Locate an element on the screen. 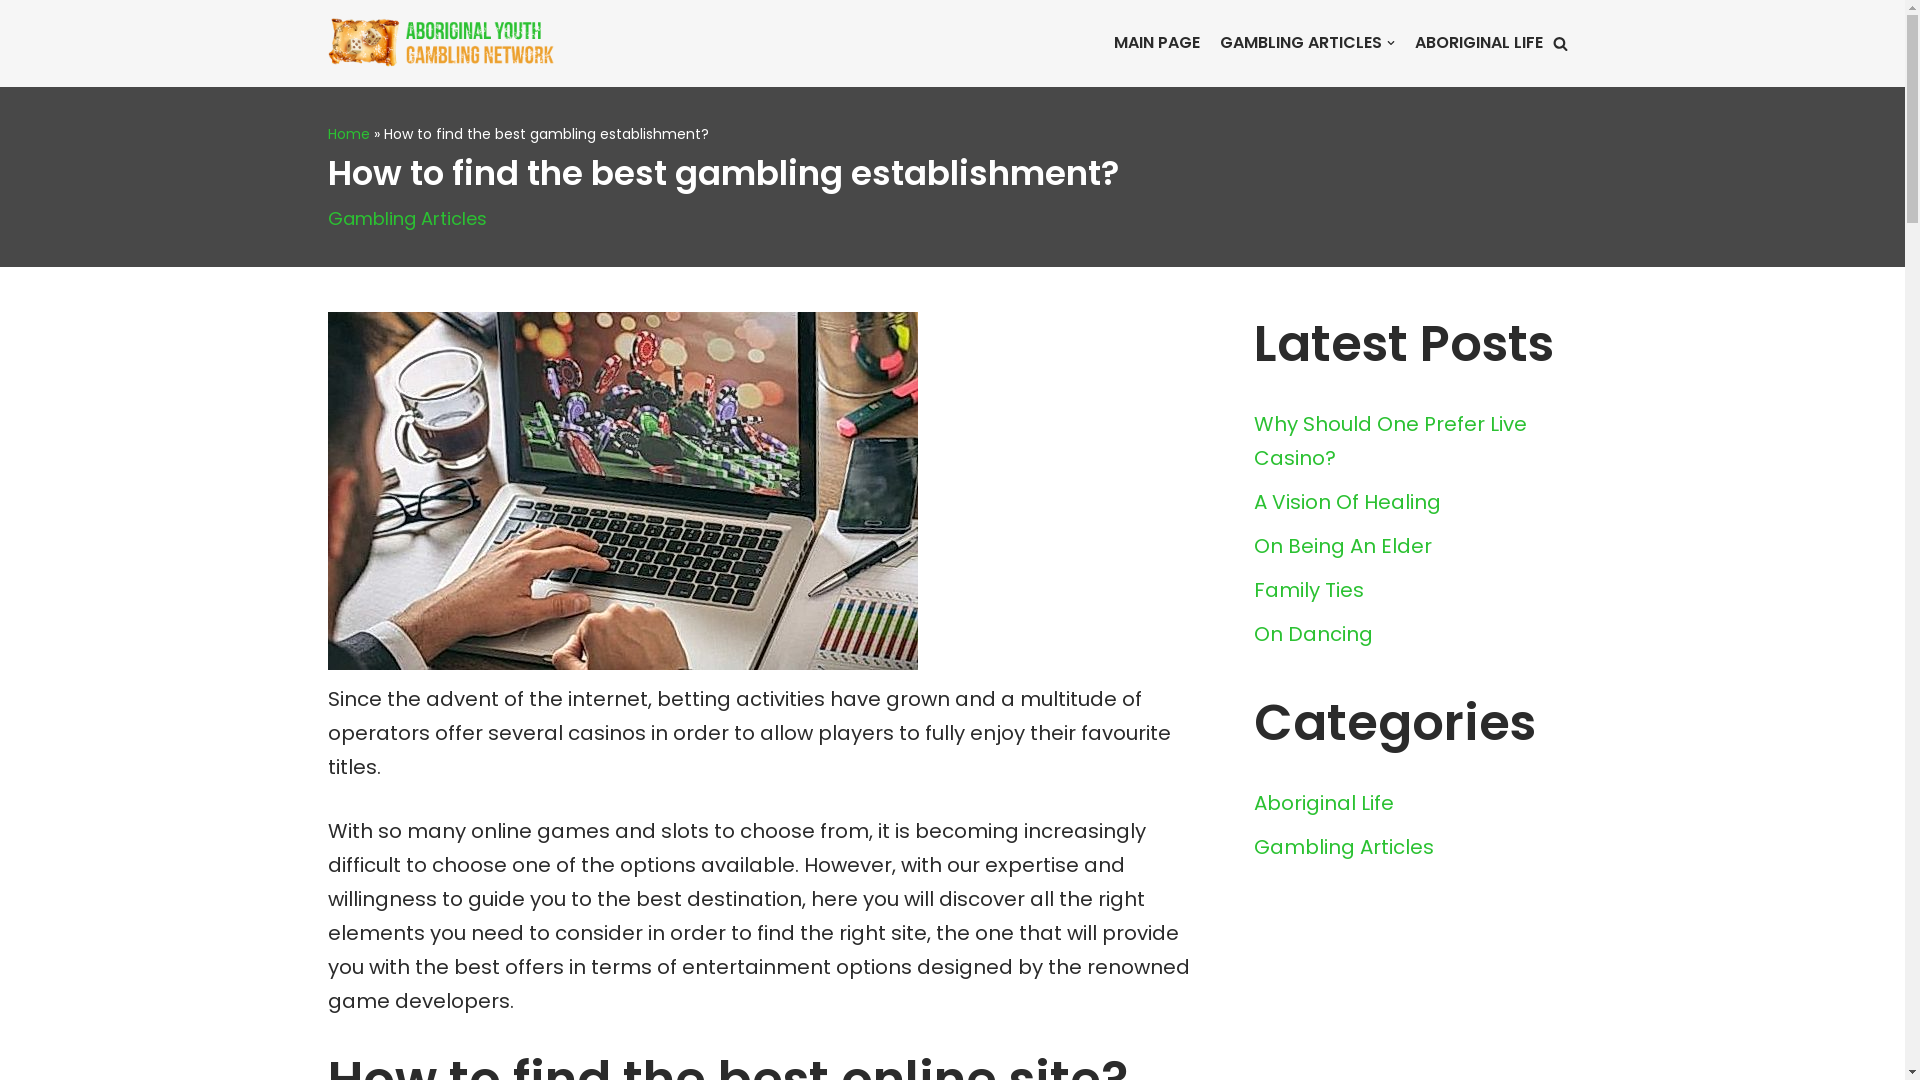 This screenshot has width=1920, height=1080. 'Gambling Articles' is located at coordinates (1344, 847).